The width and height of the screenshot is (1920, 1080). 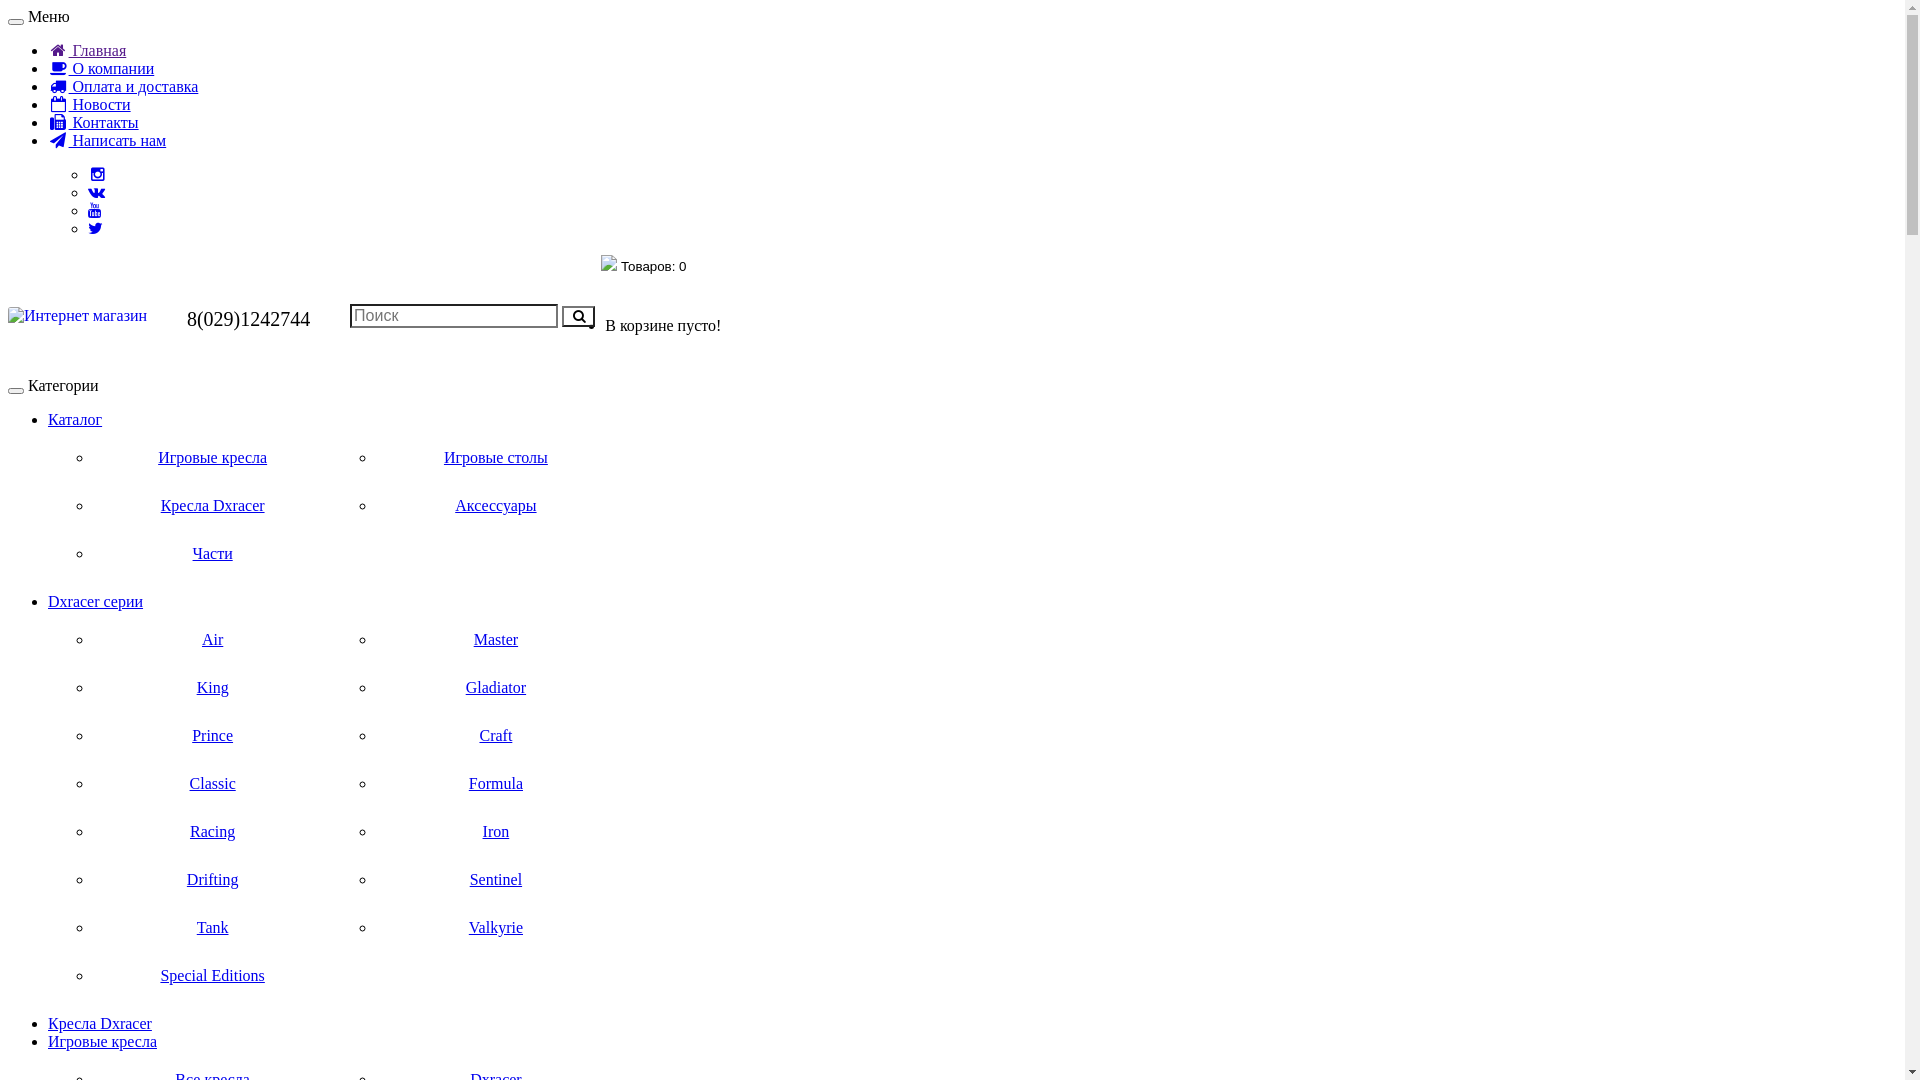 I want to click on 'Gladiator', so click(x=495, y=686).